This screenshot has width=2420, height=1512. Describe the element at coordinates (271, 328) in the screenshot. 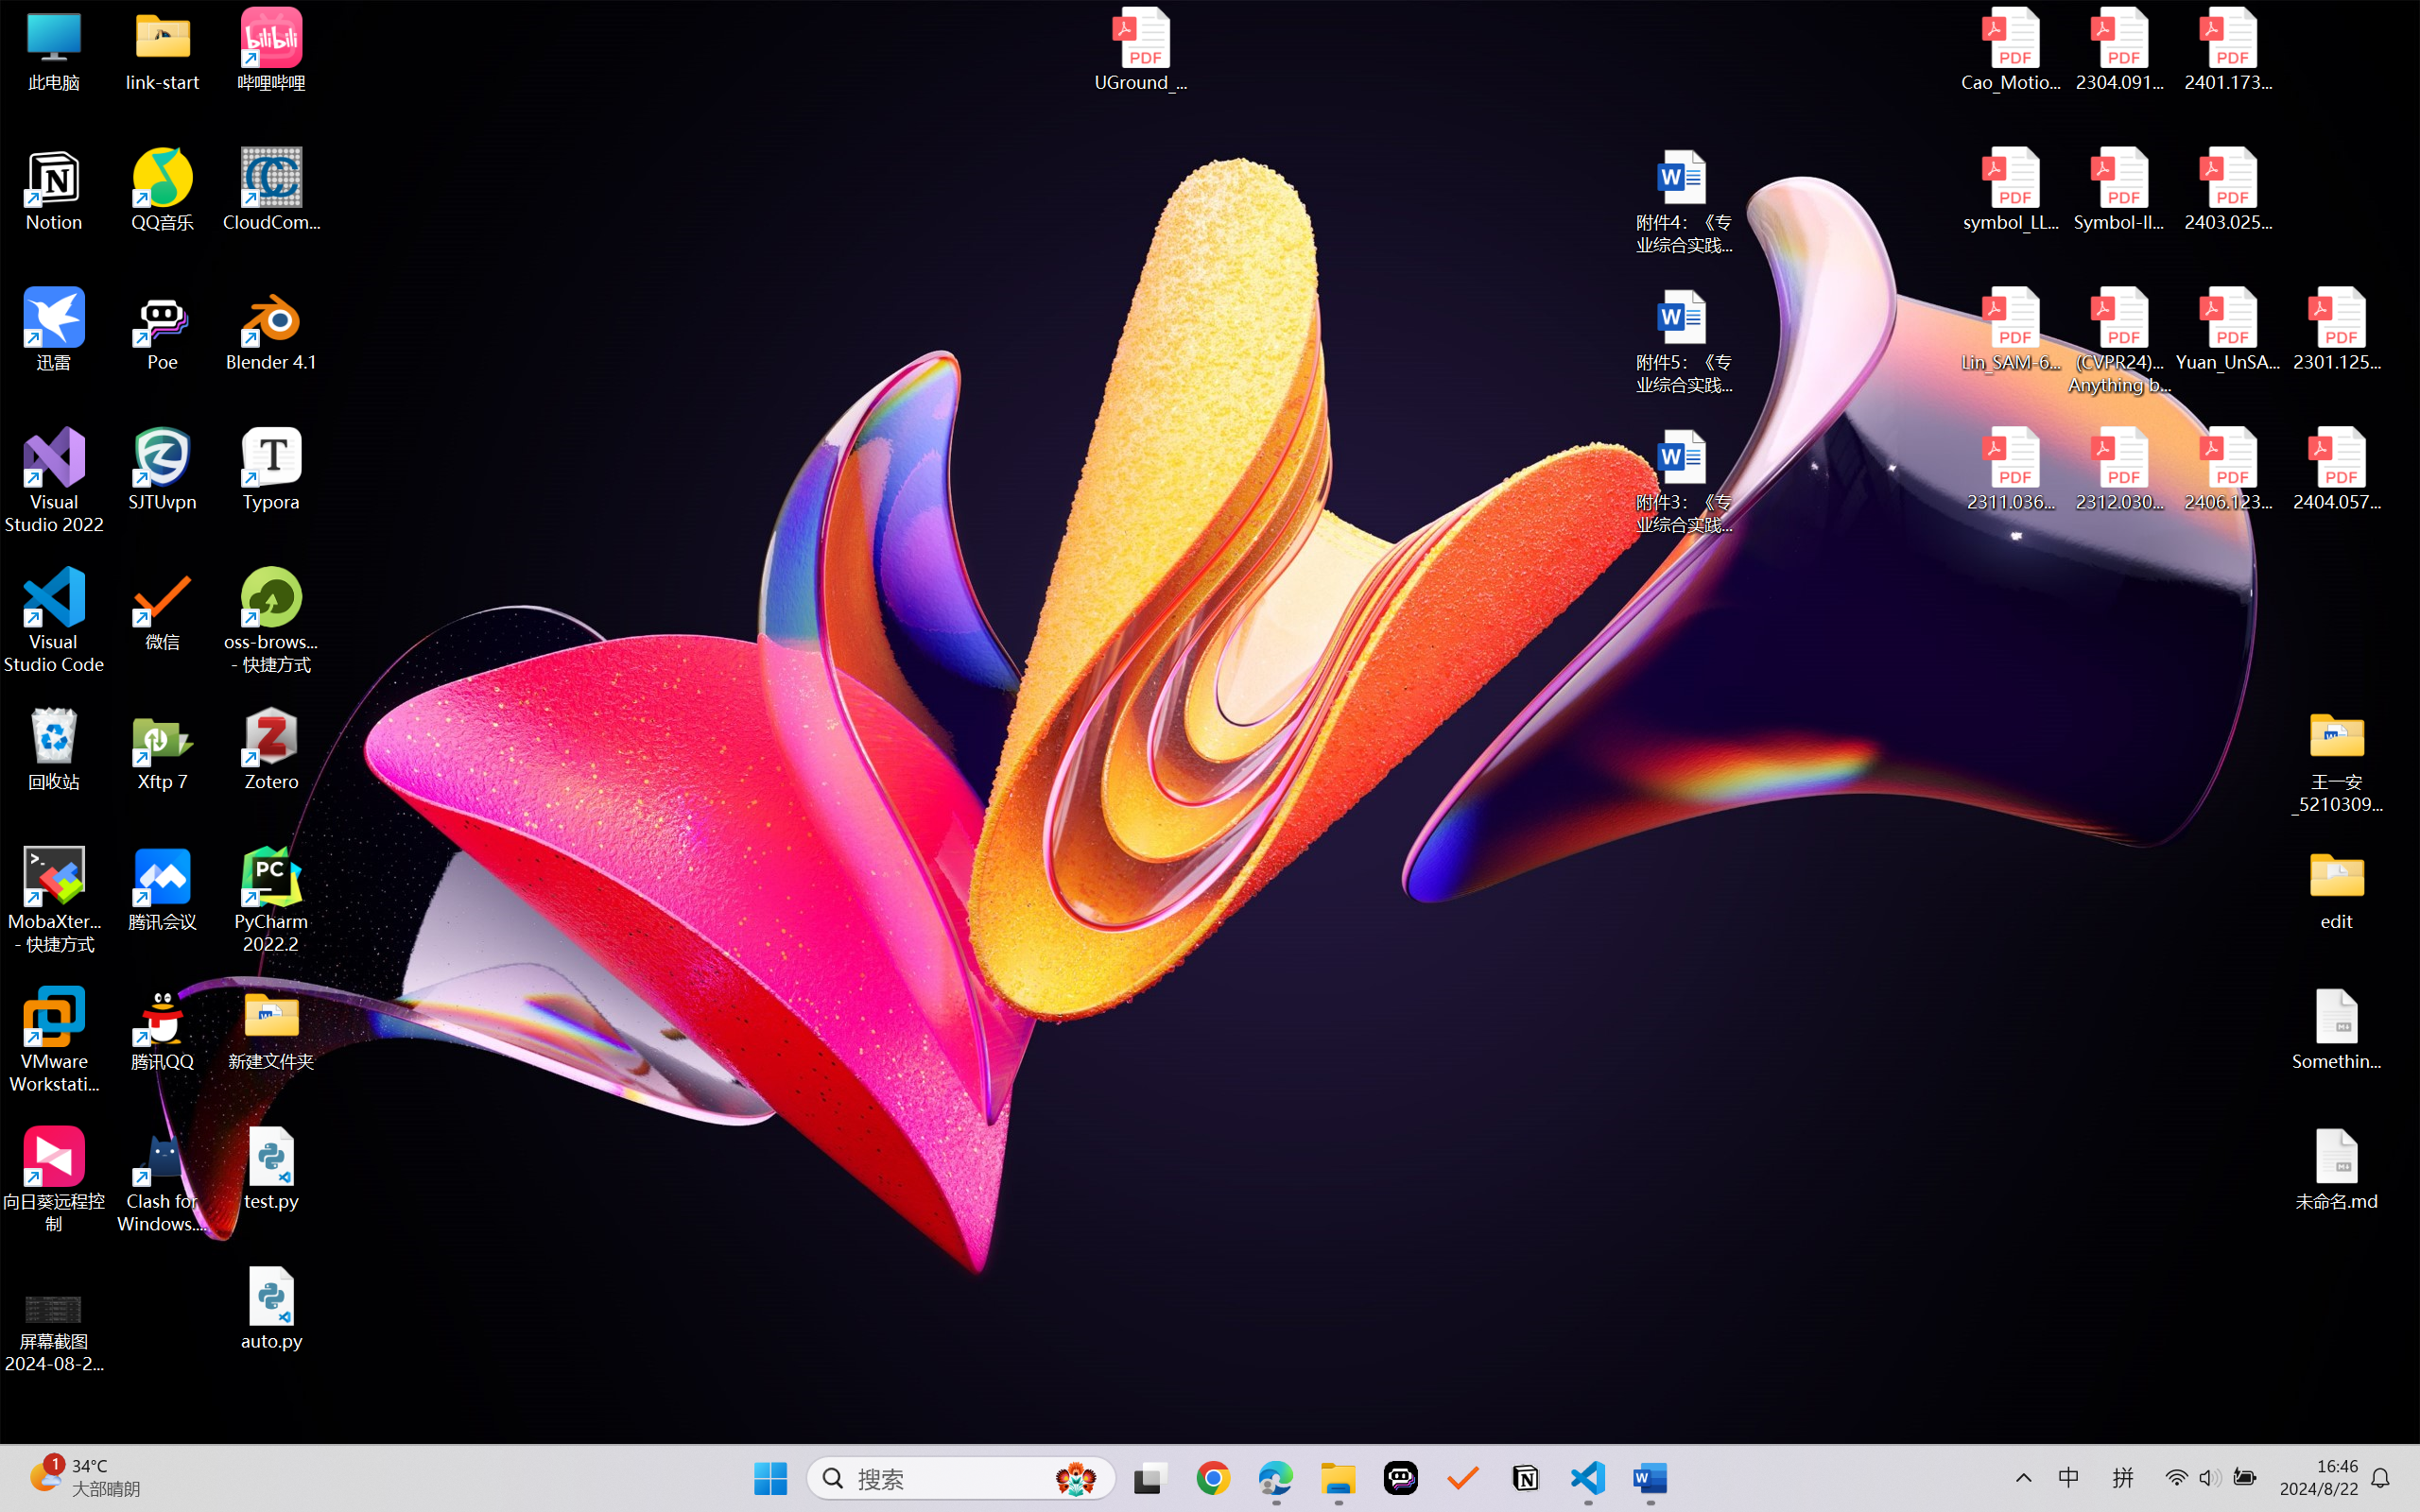

I see `'Blender 4.1'` at that location.